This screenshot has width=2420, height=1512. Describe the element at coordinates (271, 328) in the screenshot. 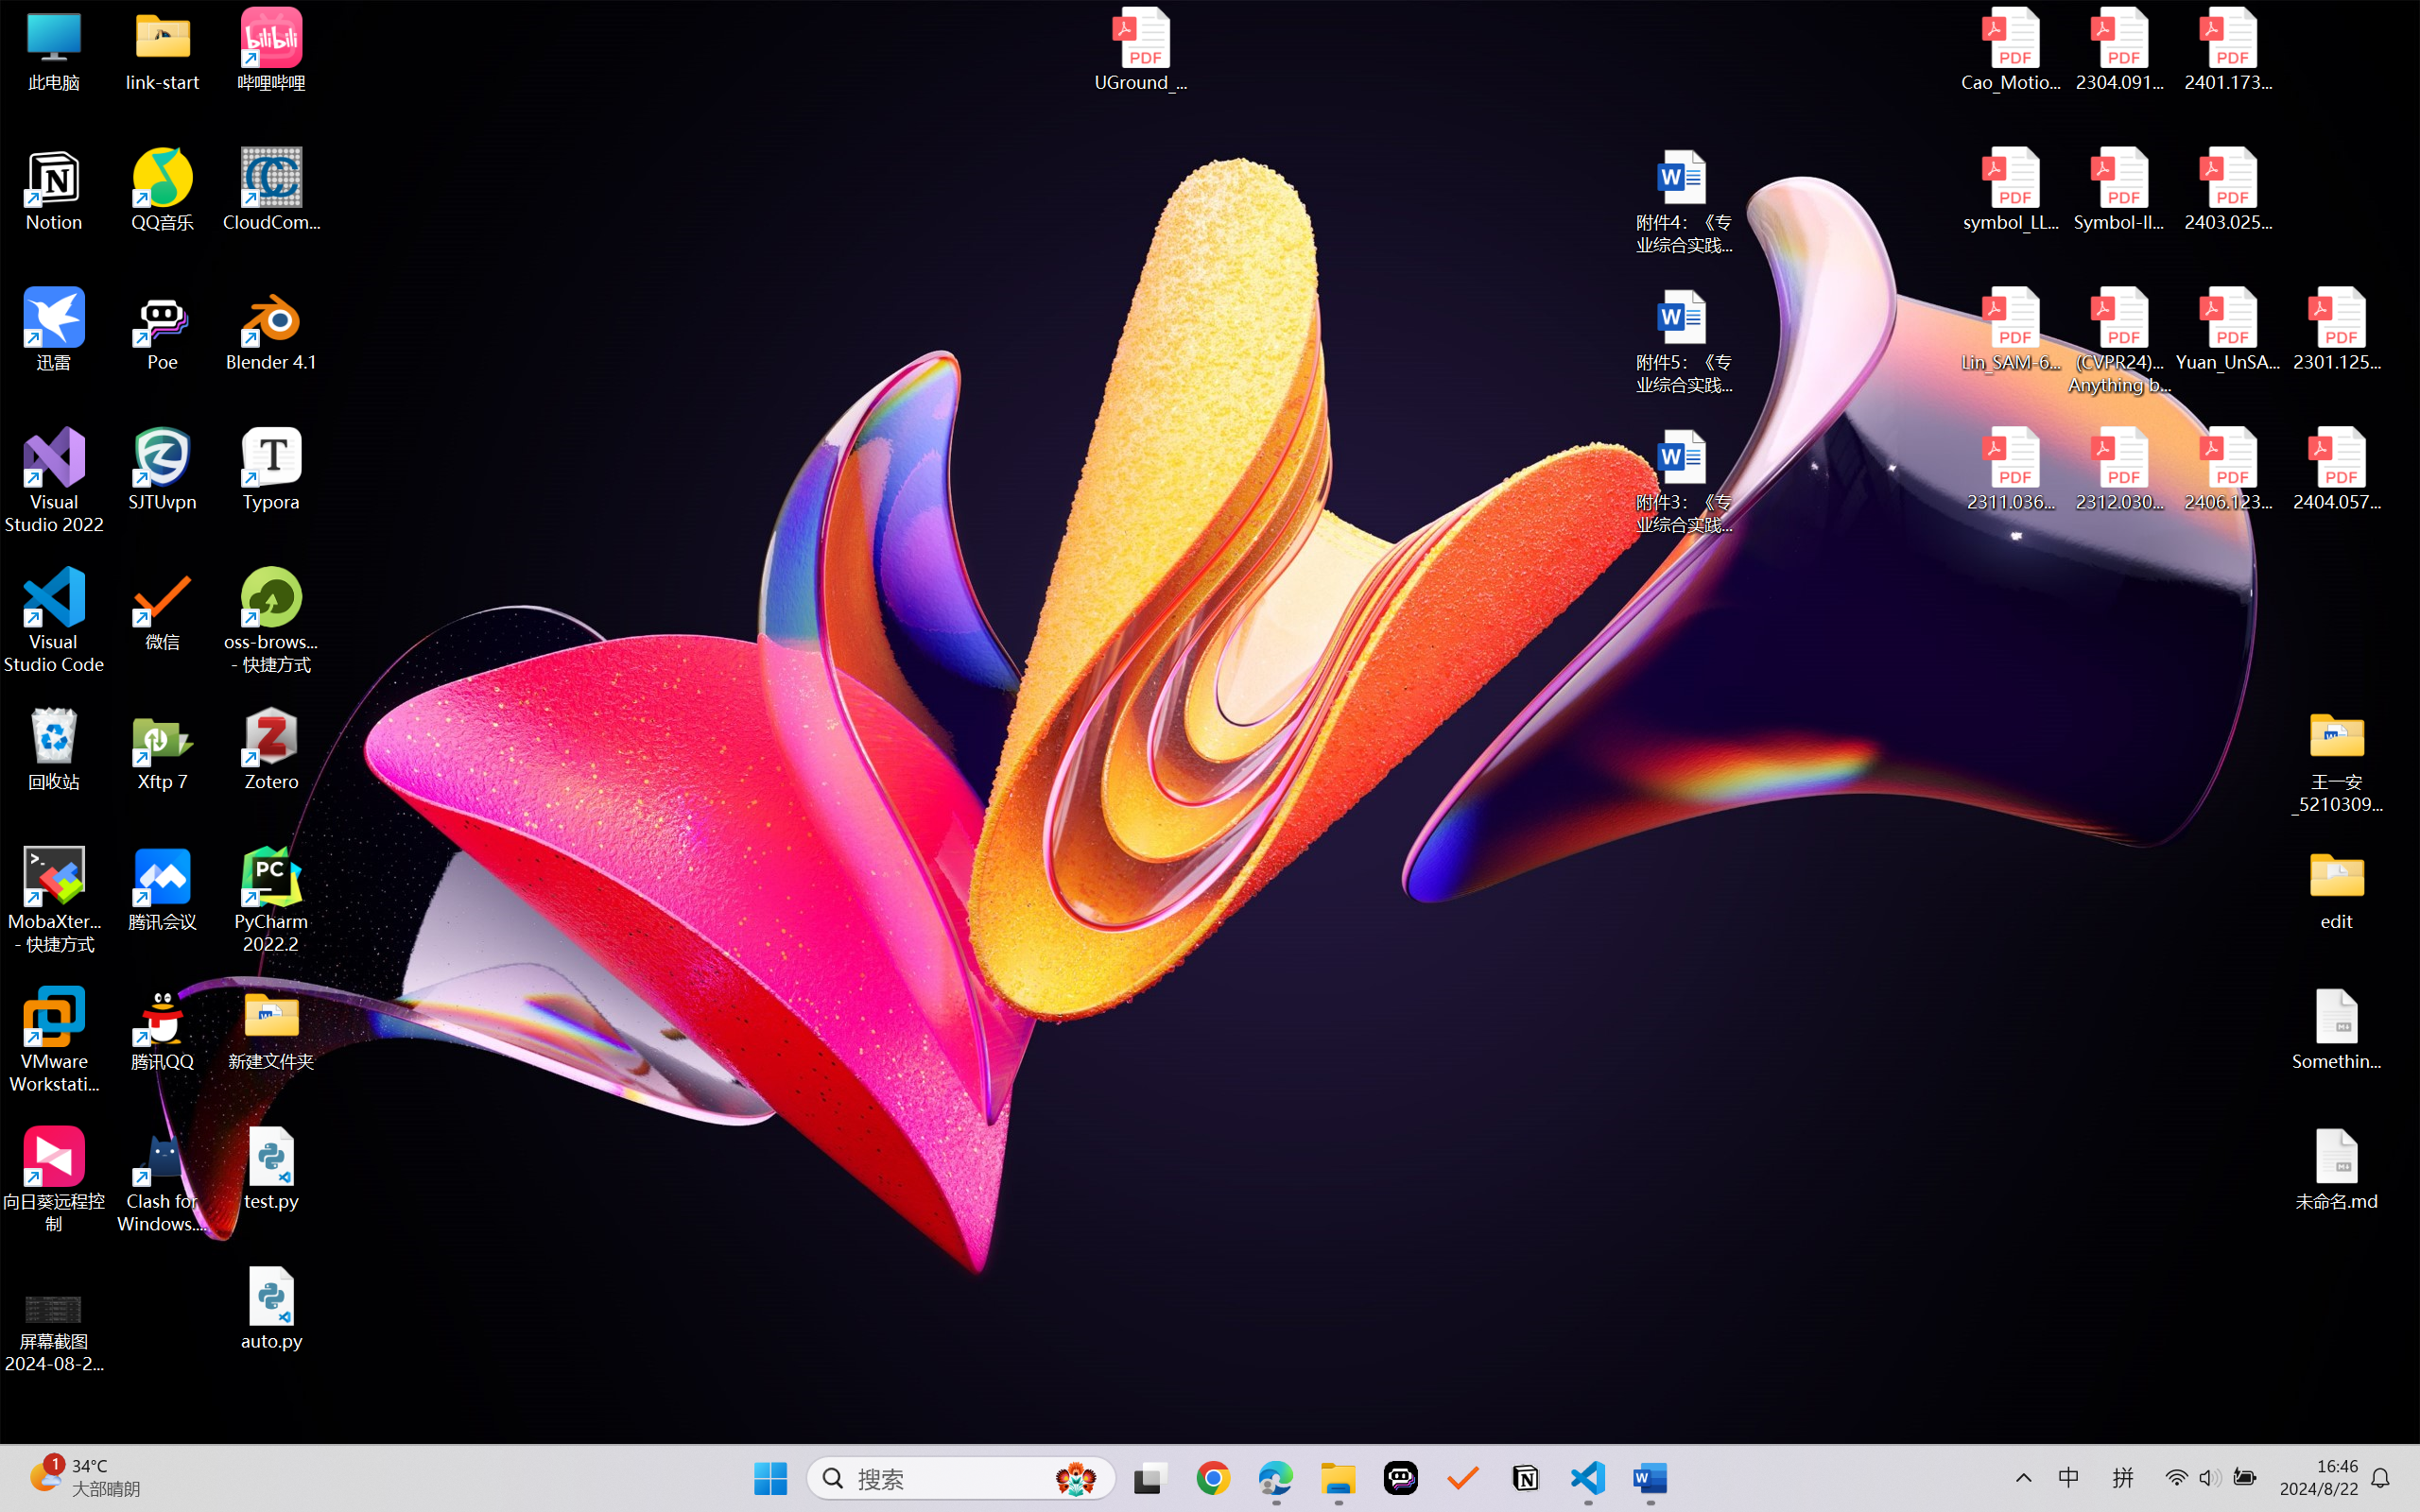

I see `'Blender 4.1'` at that location.